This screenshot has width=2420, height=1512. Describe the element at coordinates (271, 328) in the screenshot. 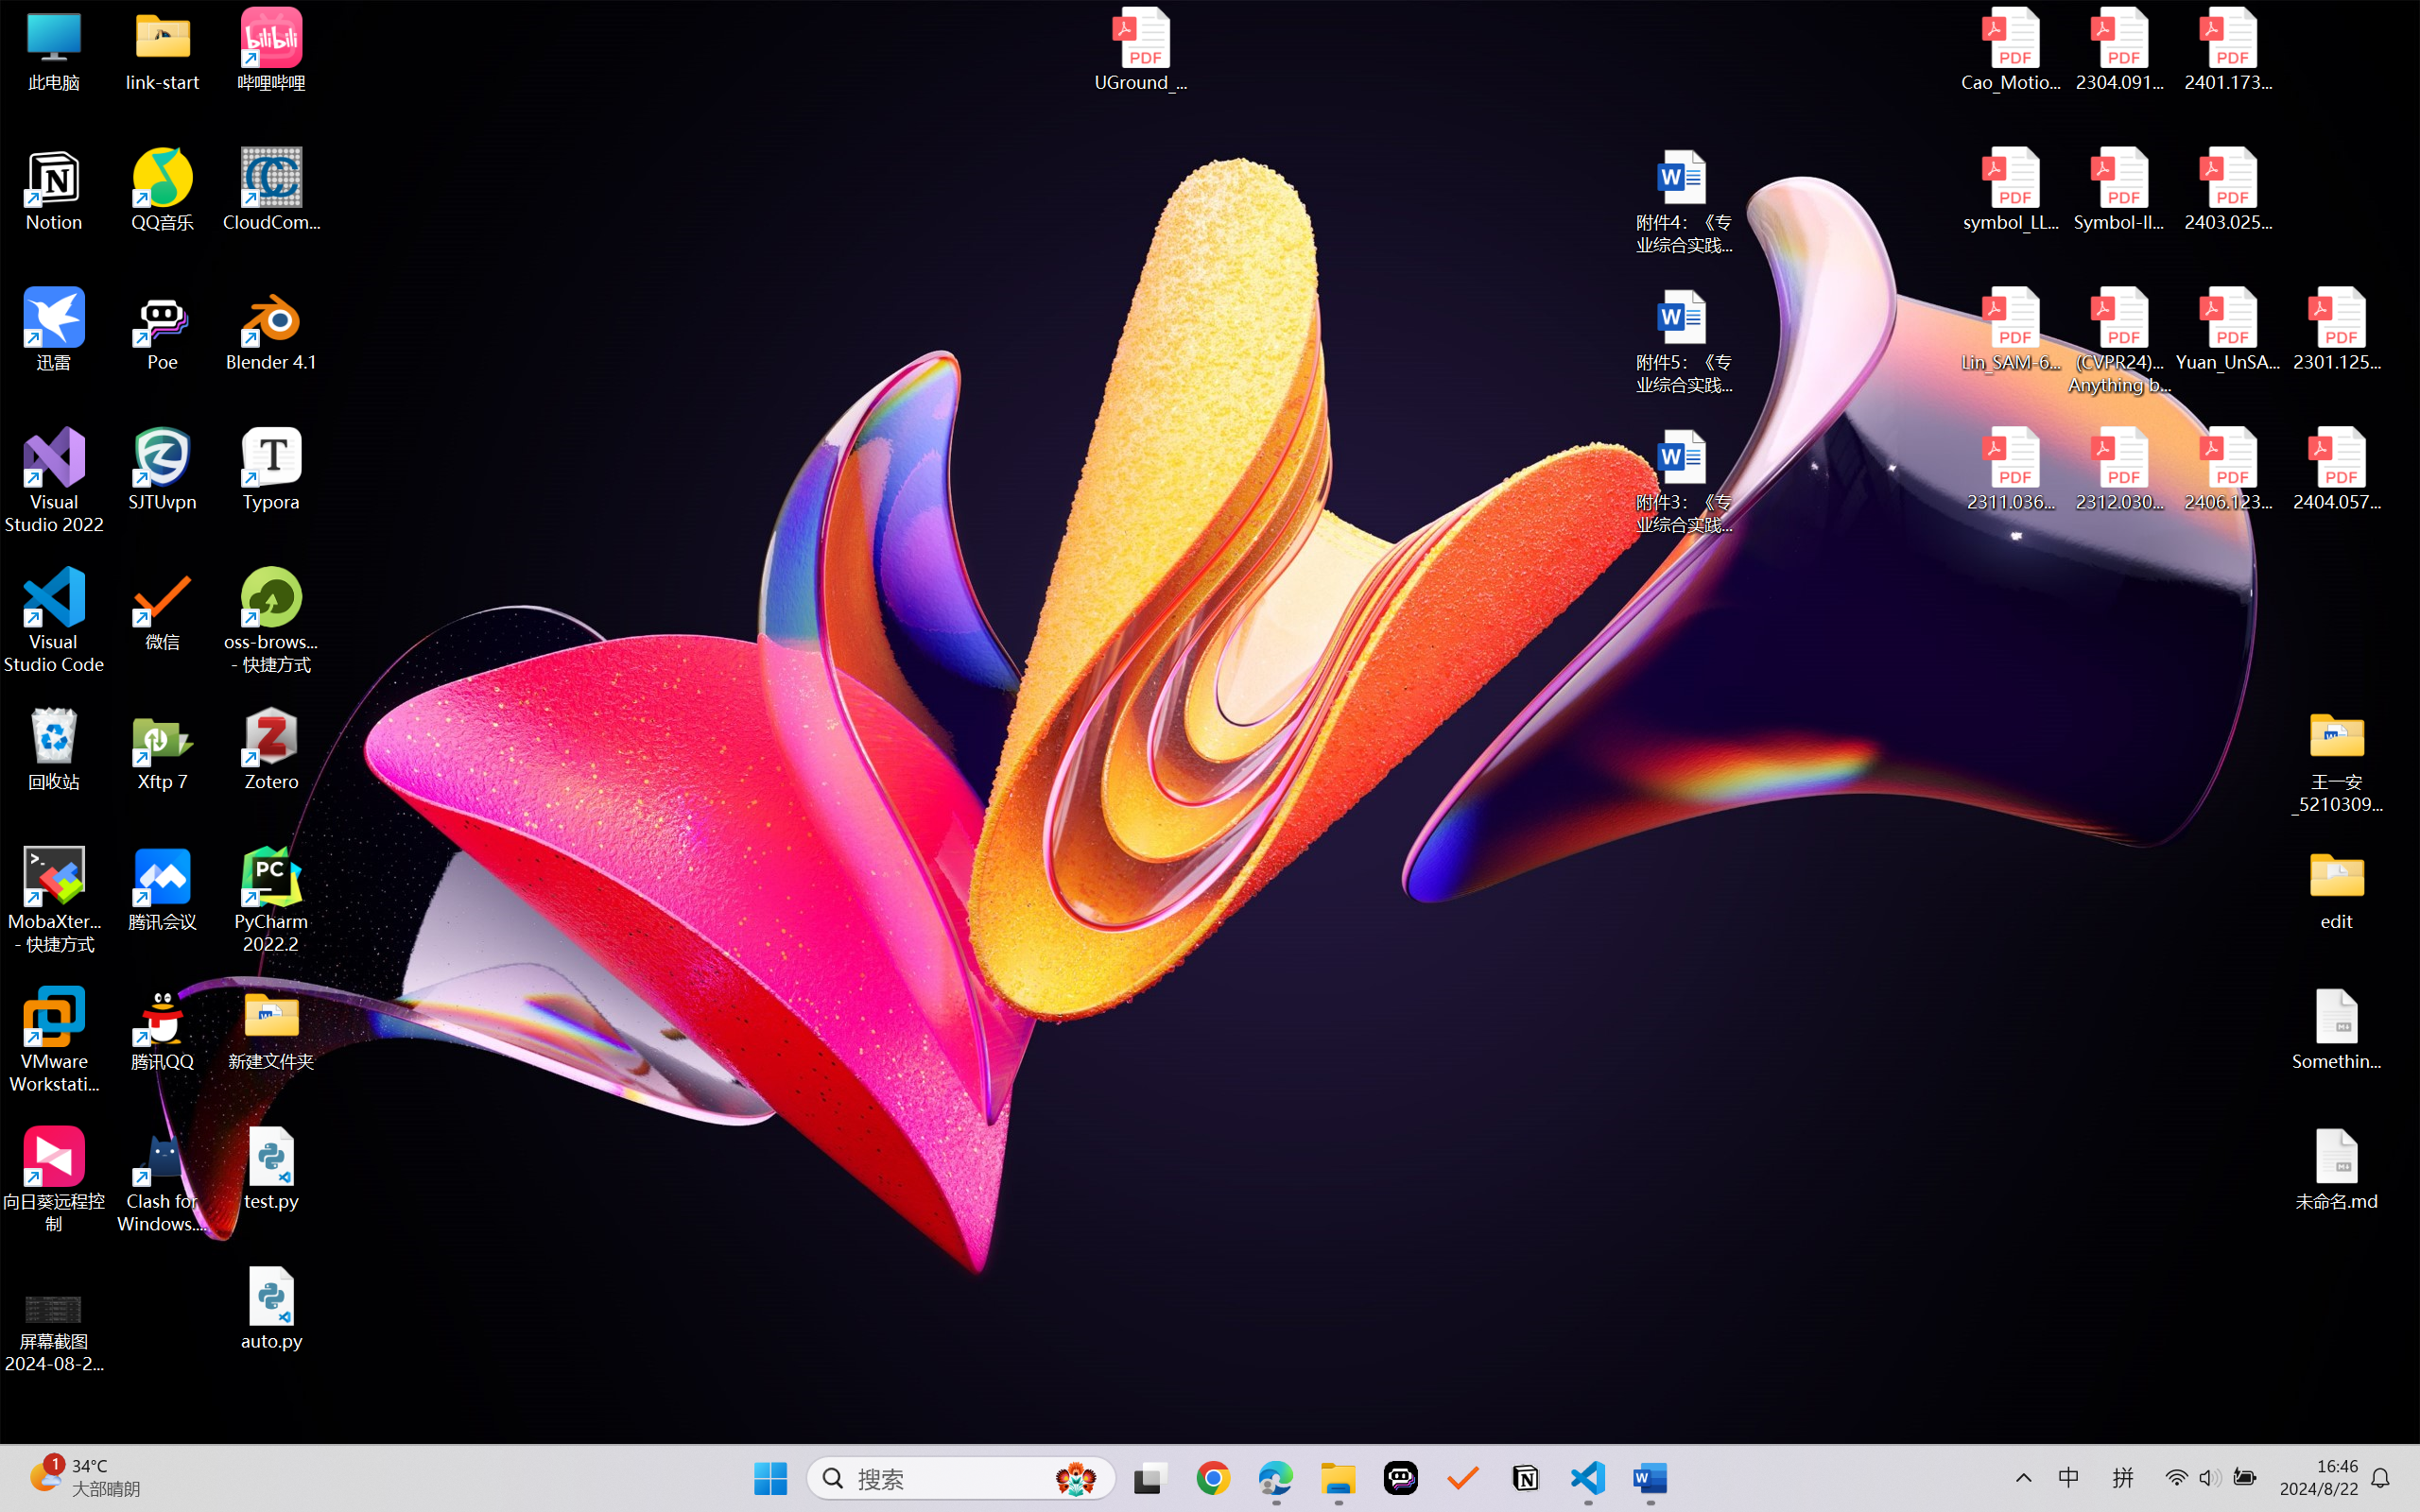

I see `'Blender 4.1'` at that location.